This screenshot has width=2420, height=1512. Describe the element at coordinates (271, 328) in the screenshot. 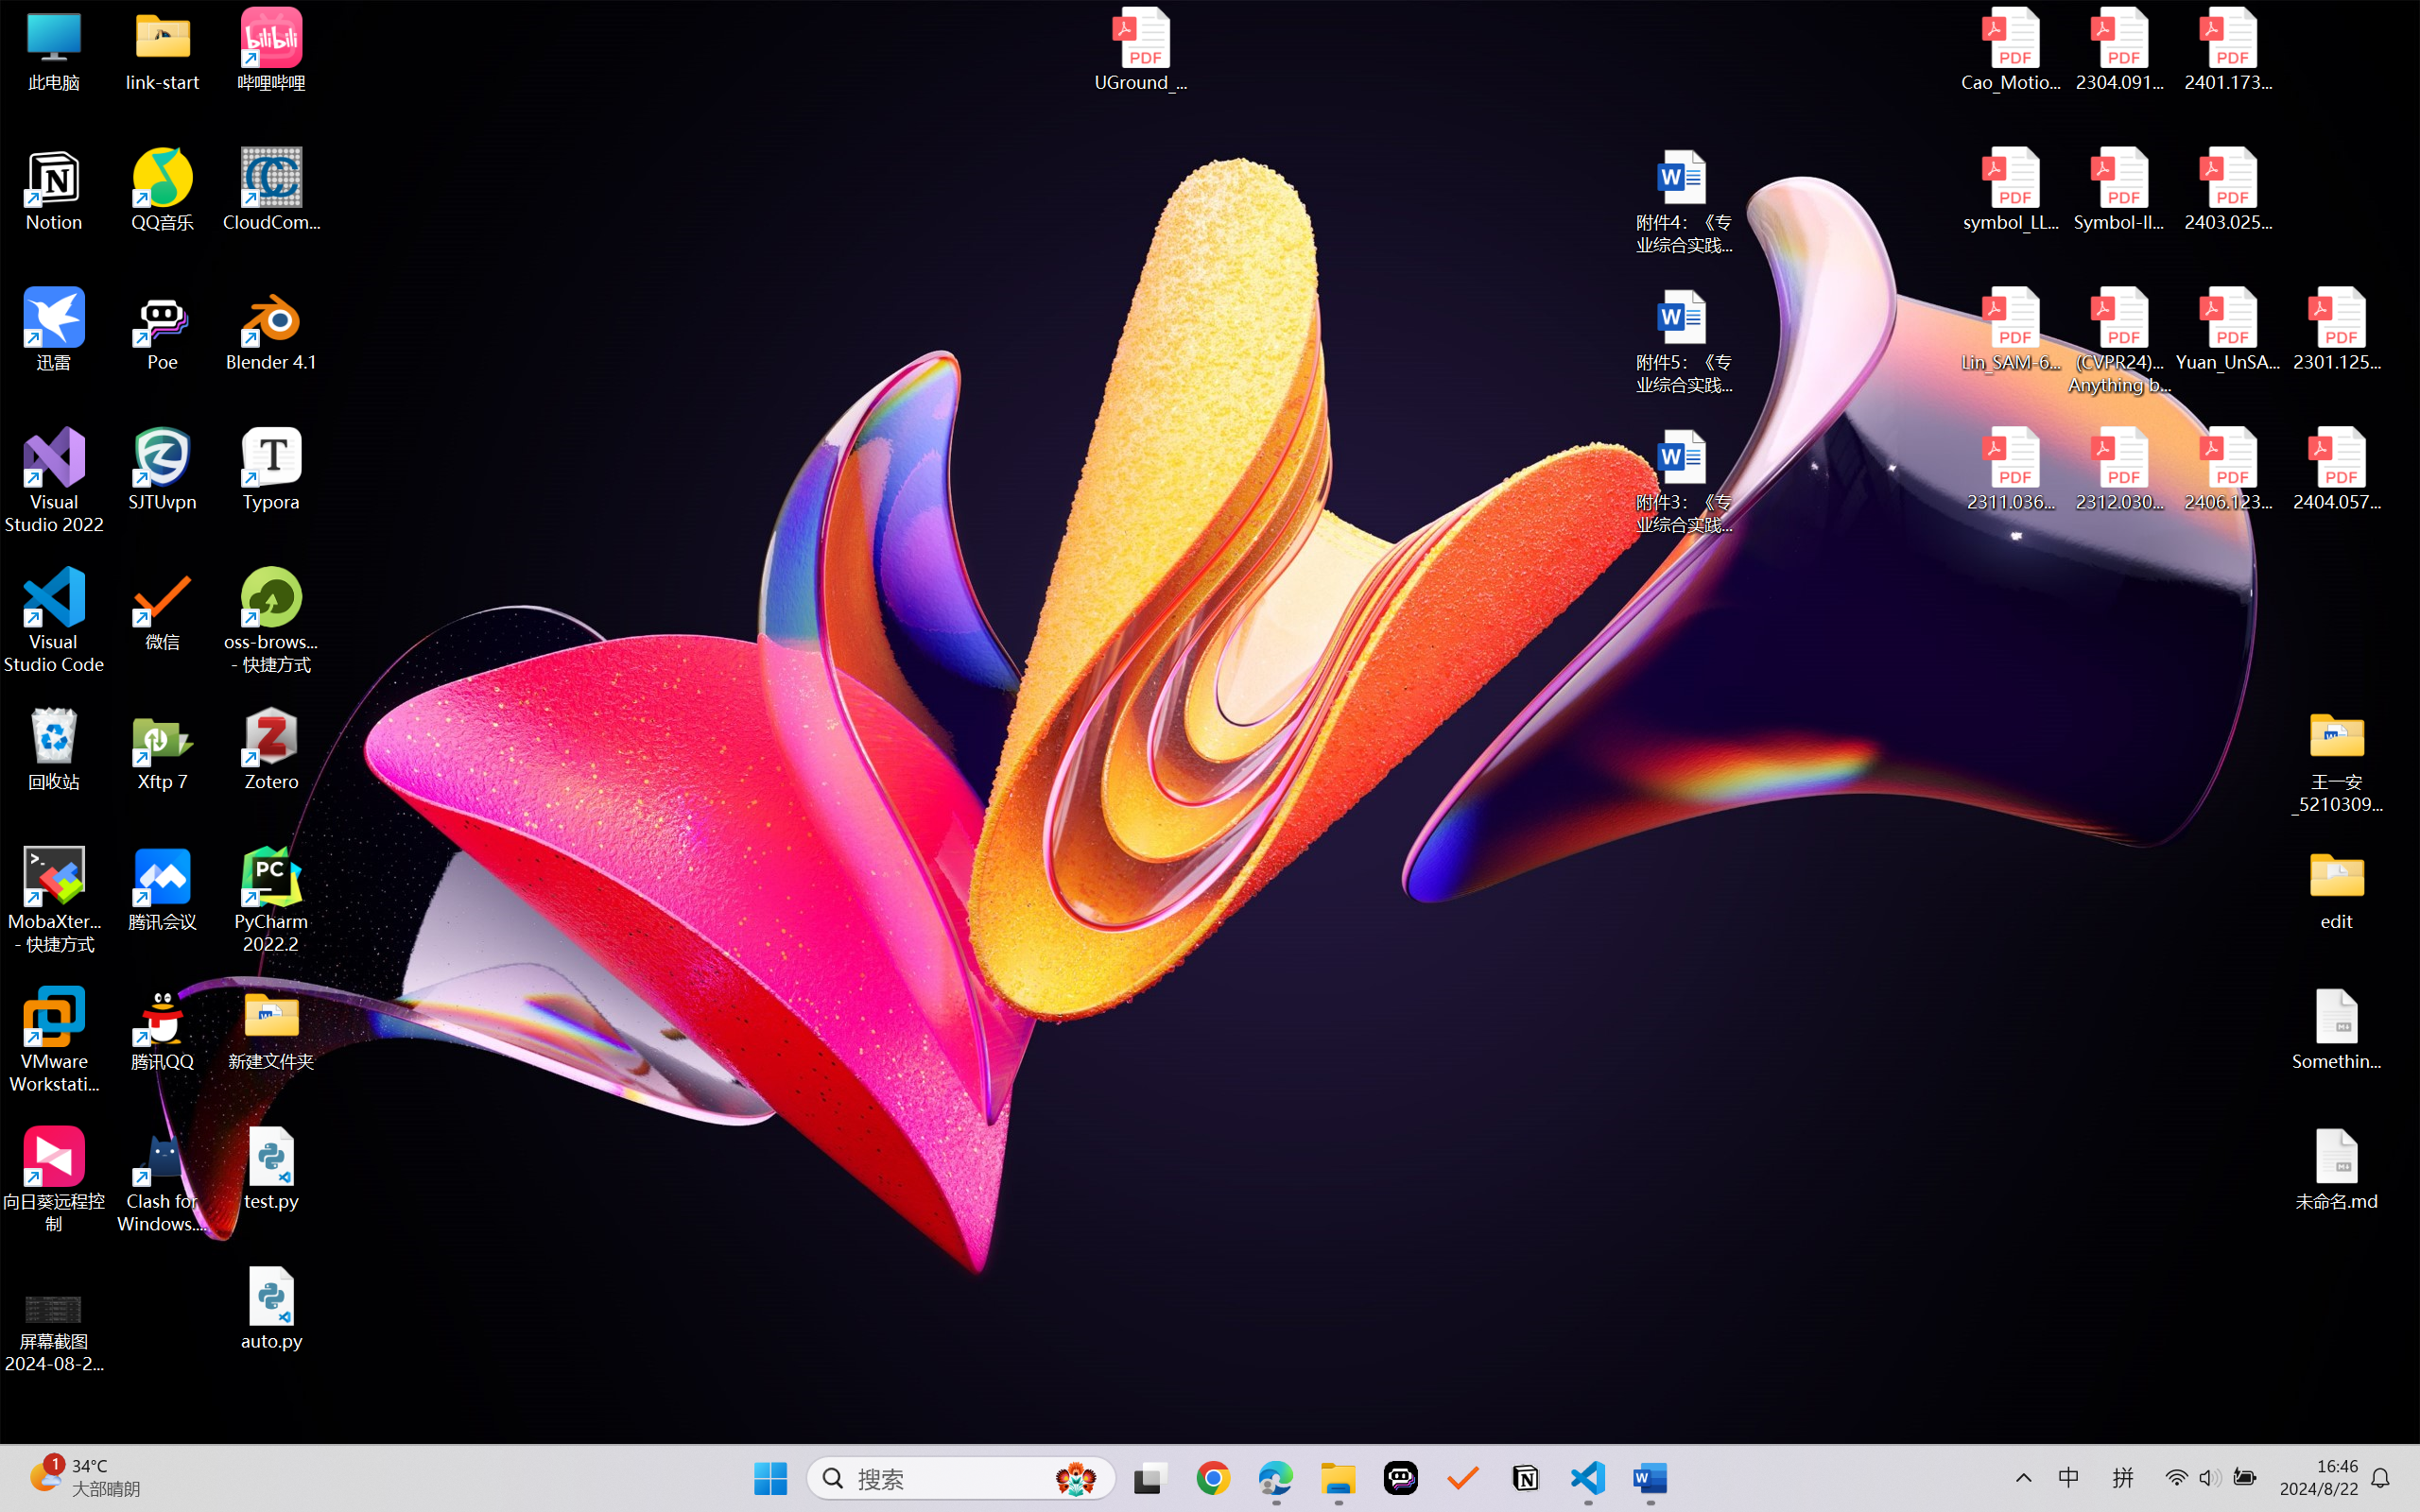

I see `'Blender 4.1'` at that location.